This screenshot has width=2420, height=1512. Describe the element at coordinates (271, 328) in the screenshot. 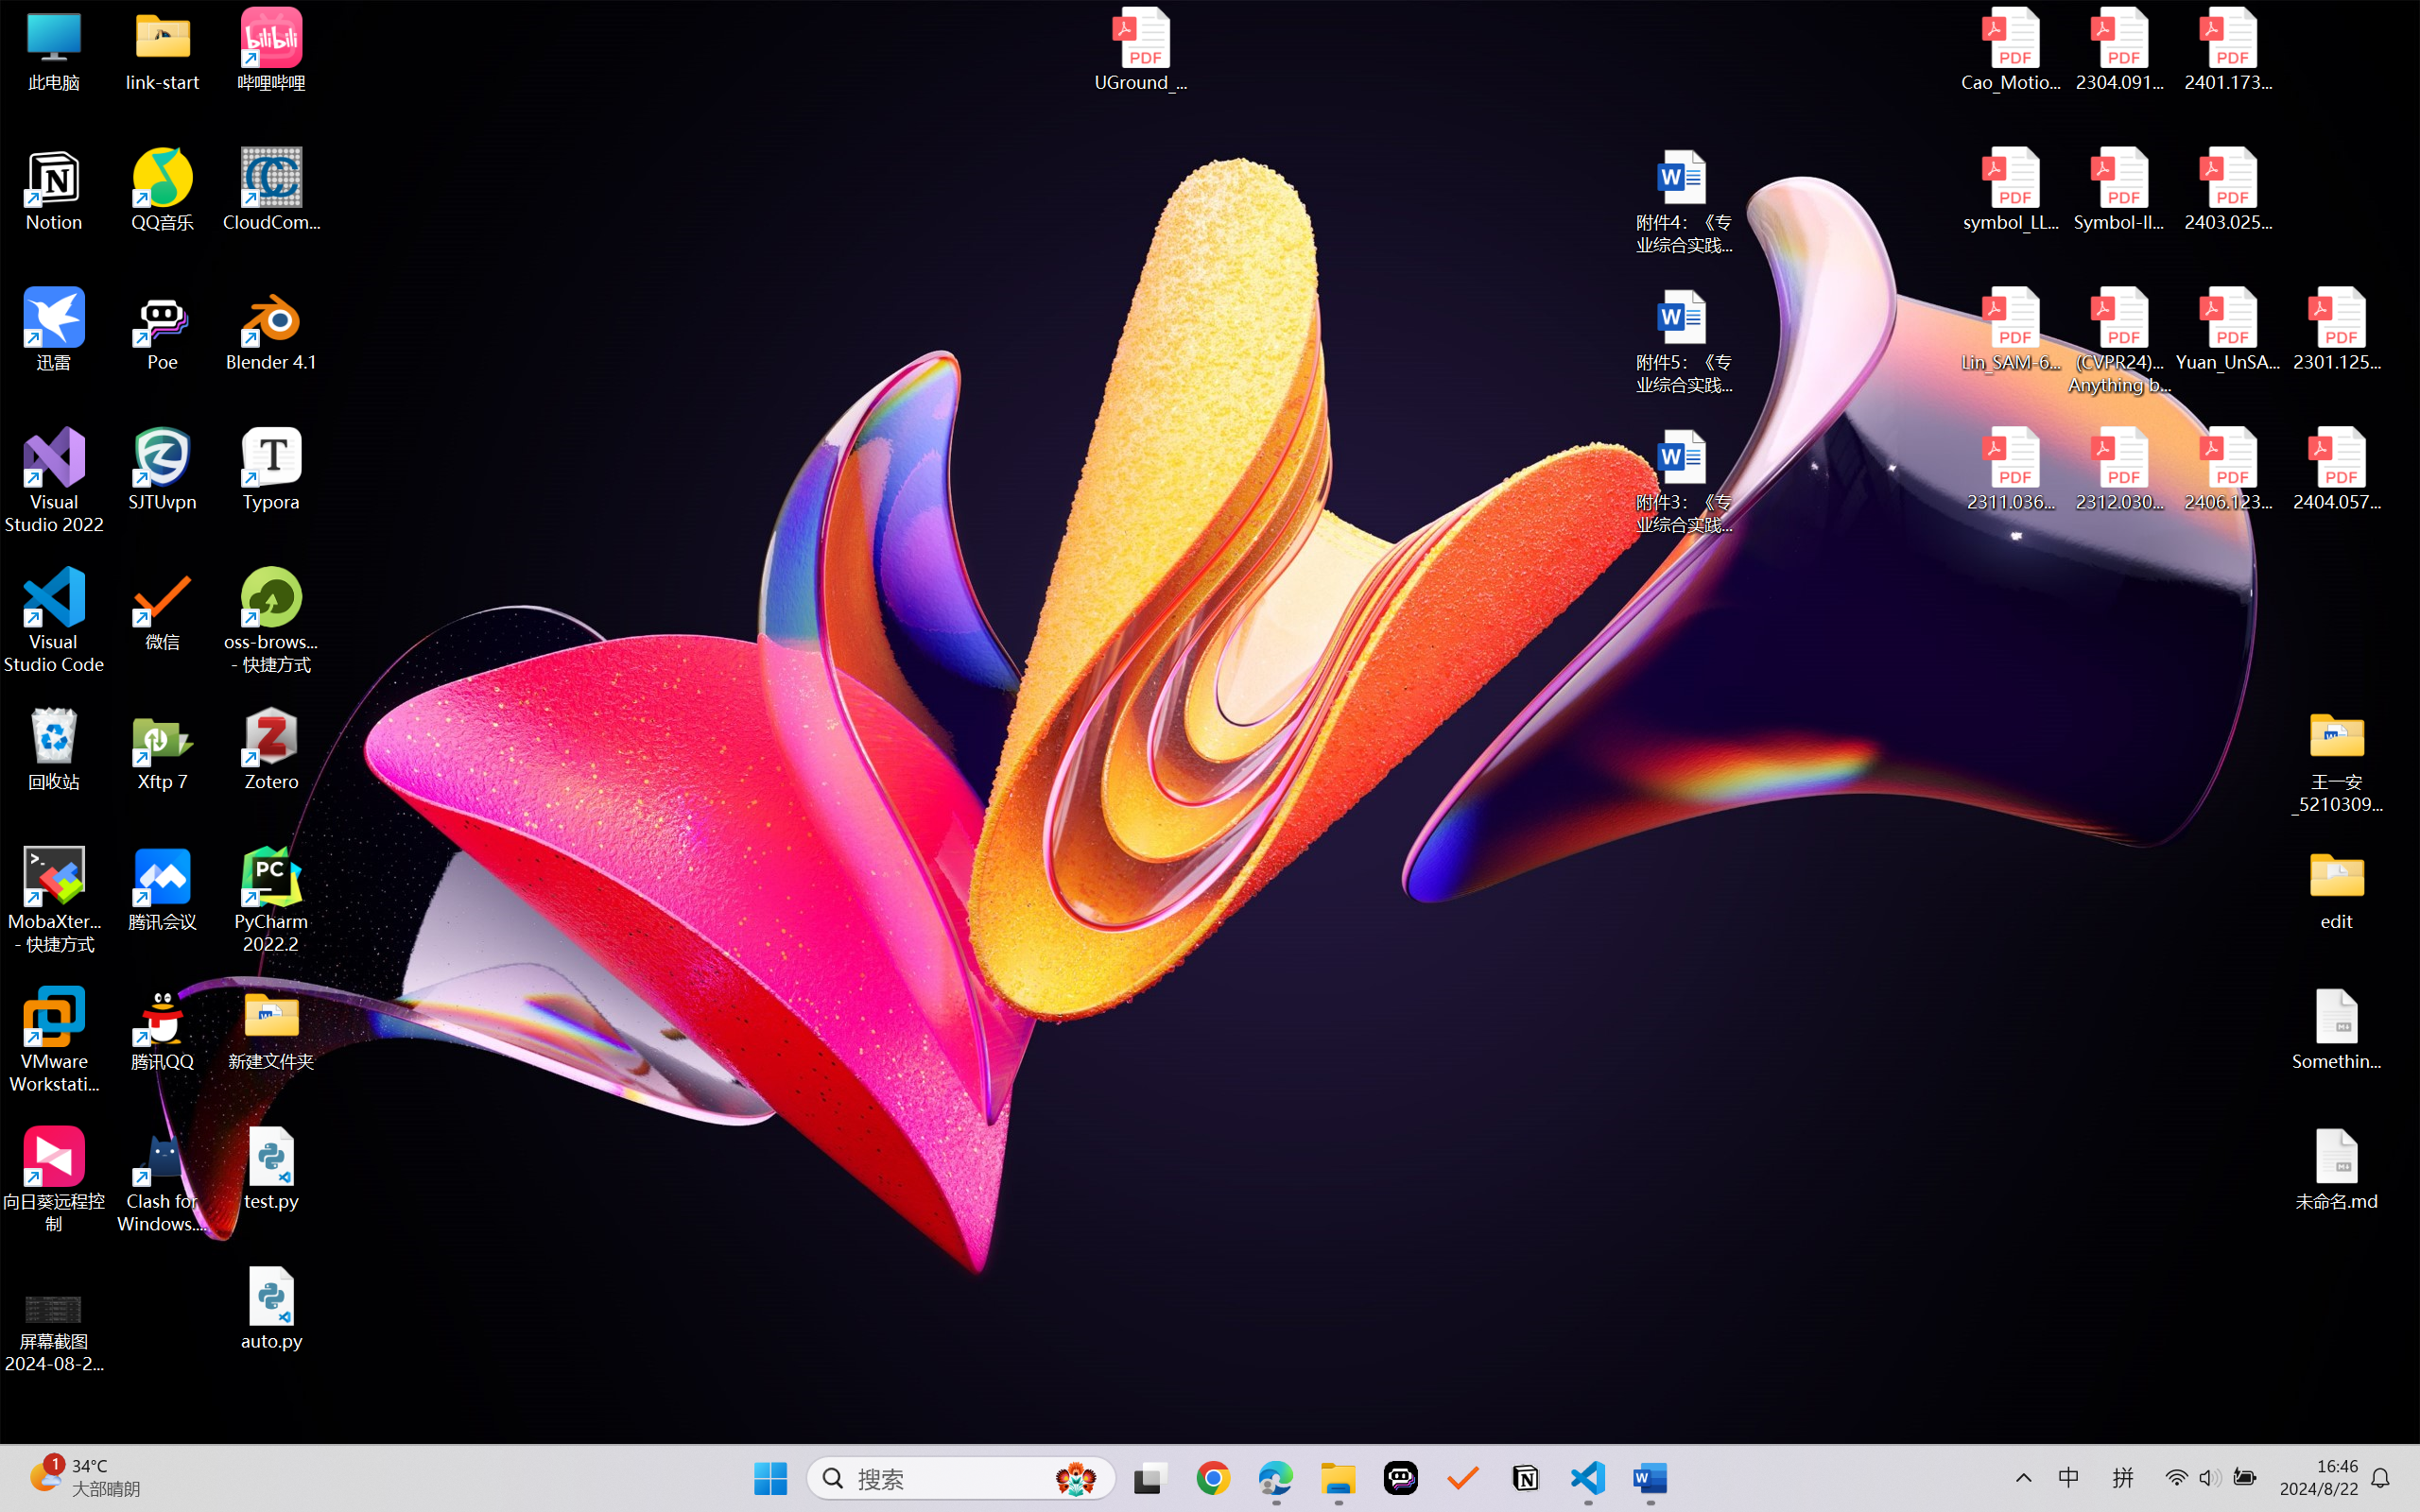

I see `'Blender 4.1'` at that location.